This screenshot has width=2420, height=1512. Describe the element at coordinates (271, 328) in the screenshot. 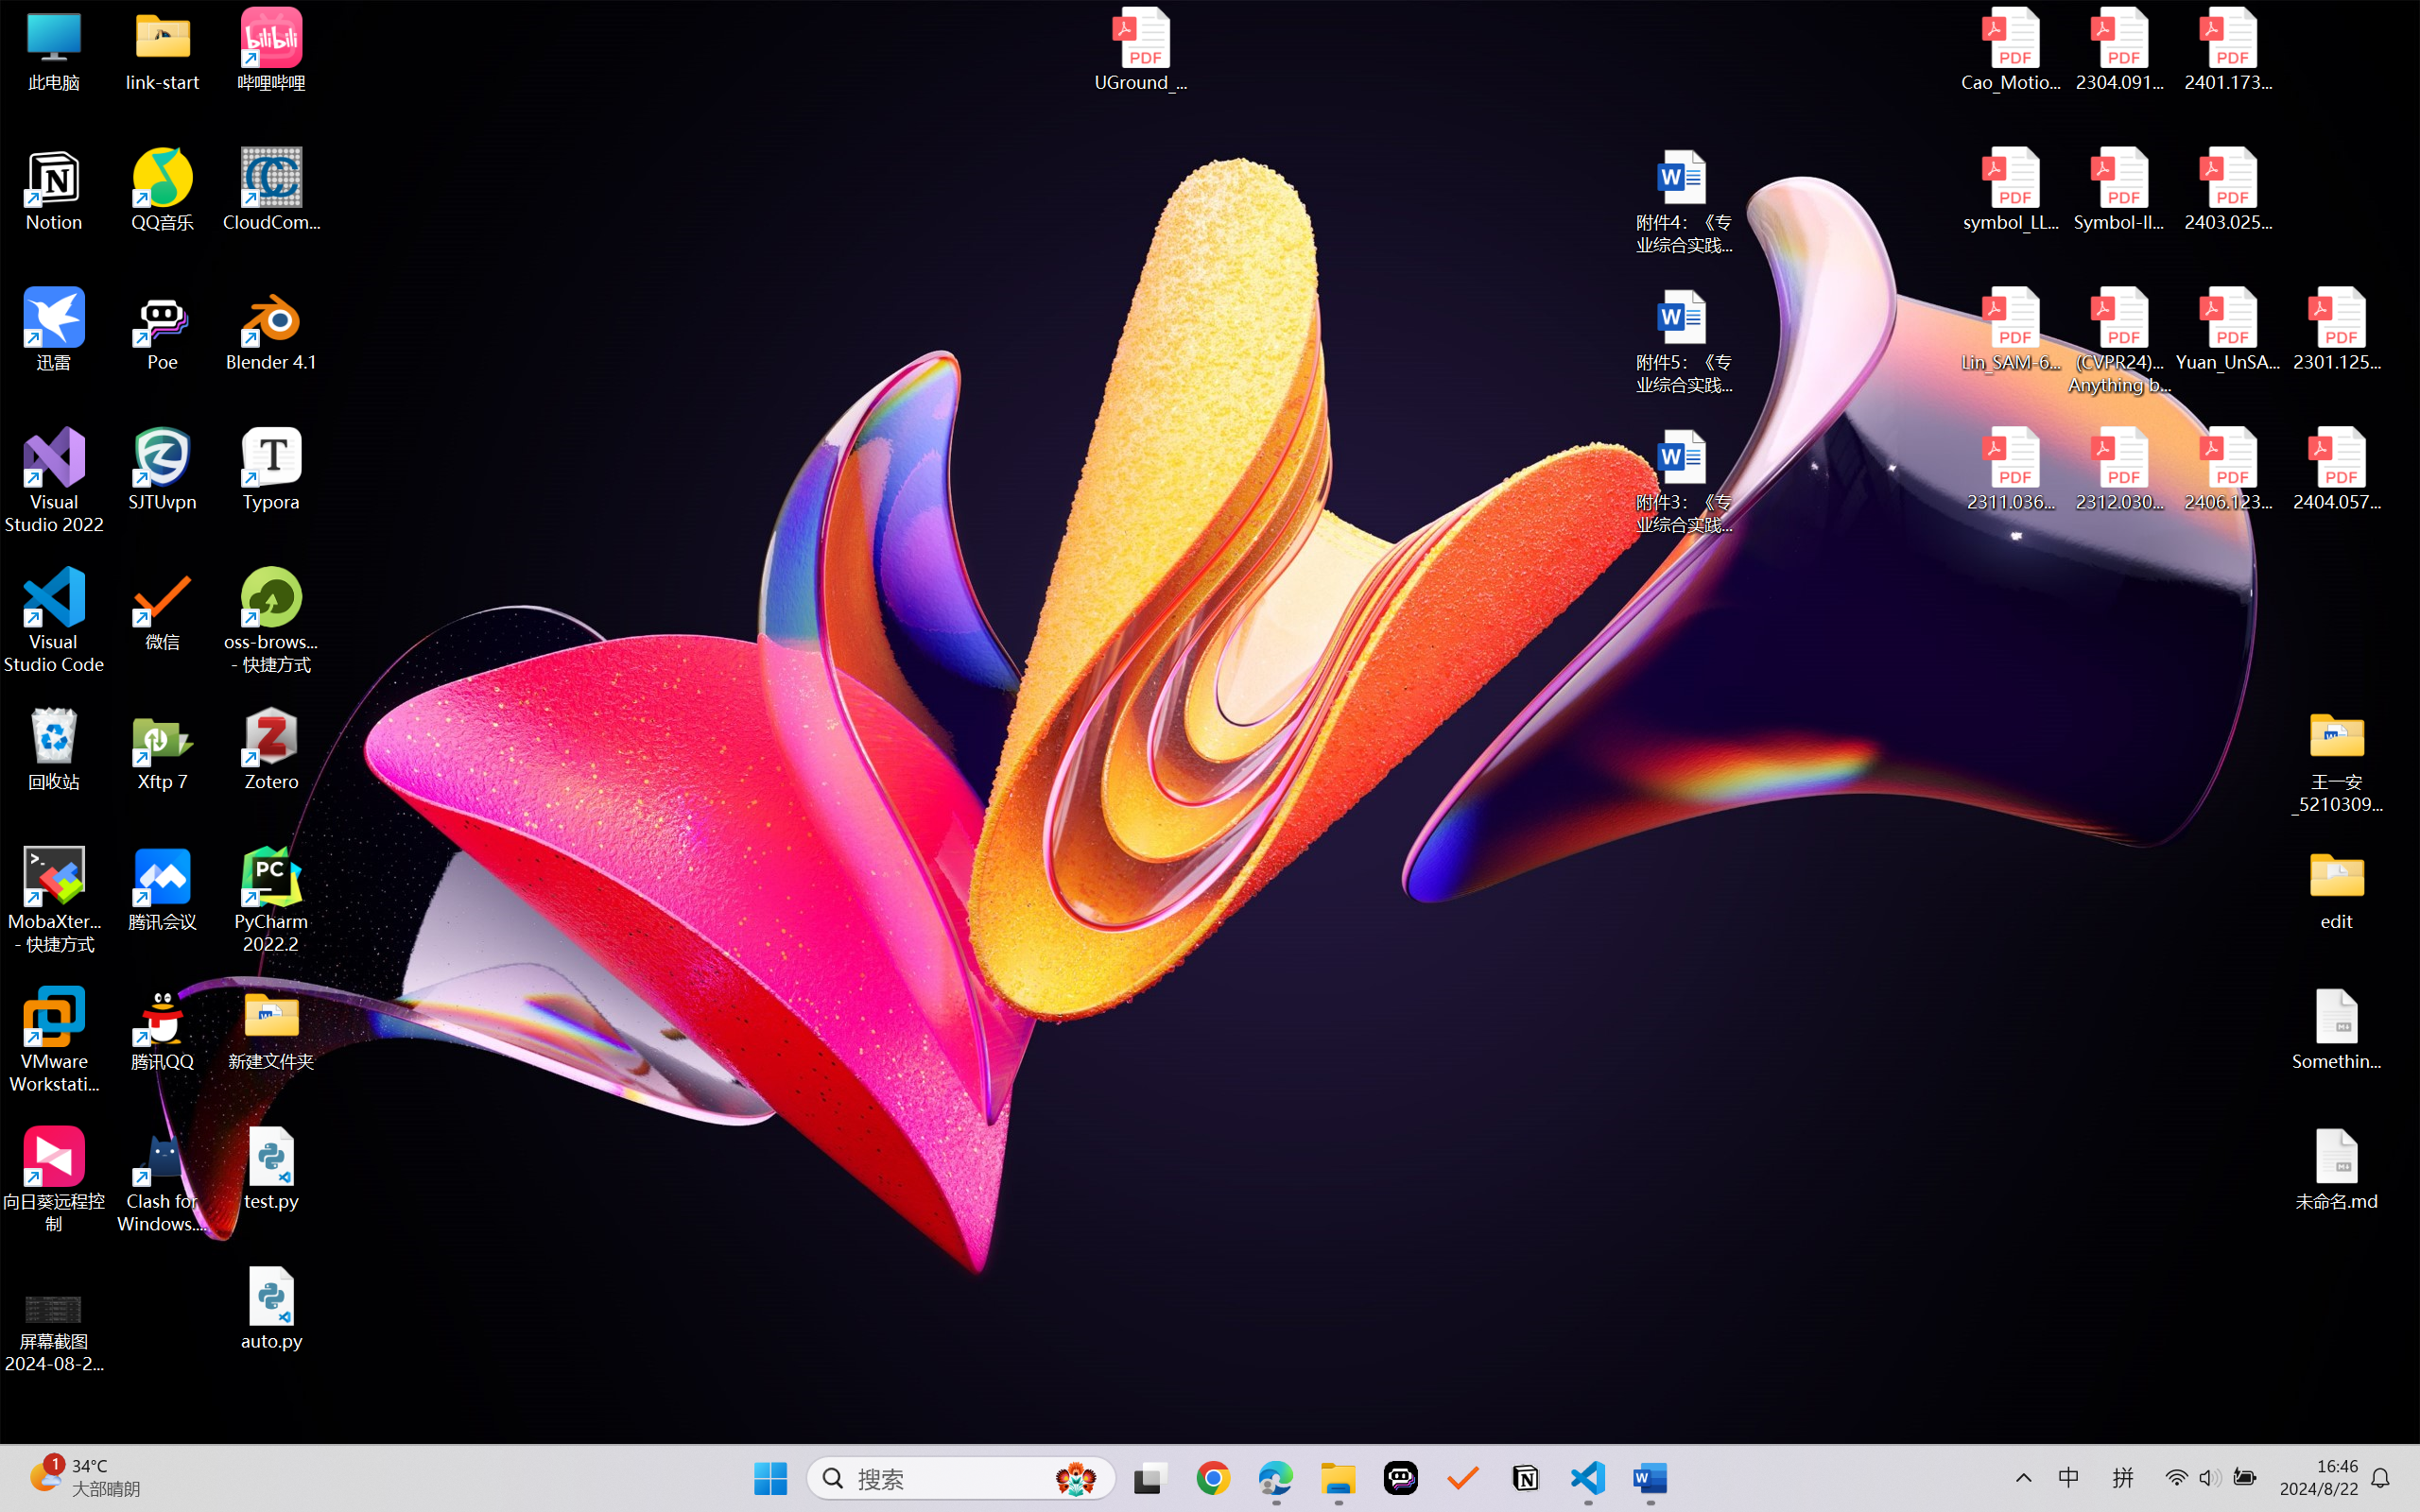

I see `'Blender 4.1'` at that location.